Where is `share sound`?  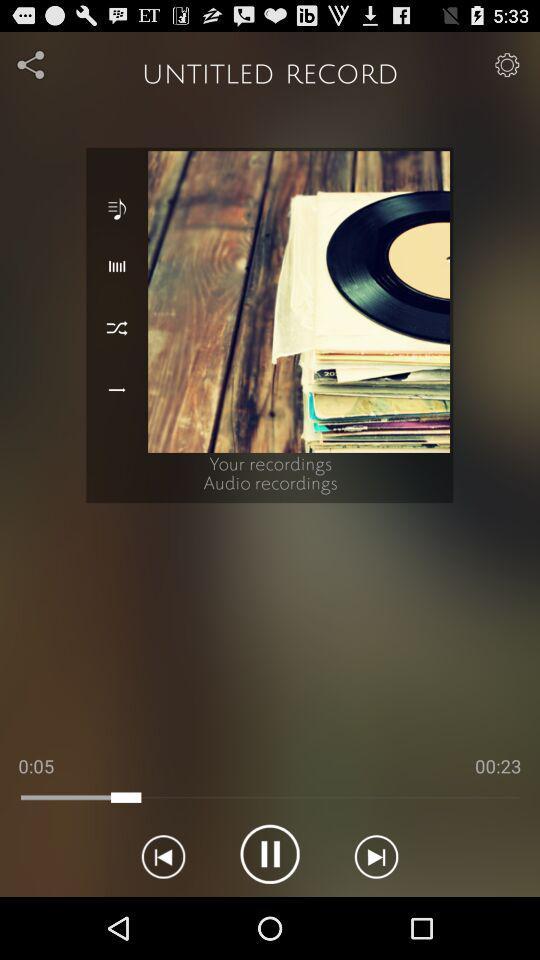
share sound is located at coordinates (31, 64).